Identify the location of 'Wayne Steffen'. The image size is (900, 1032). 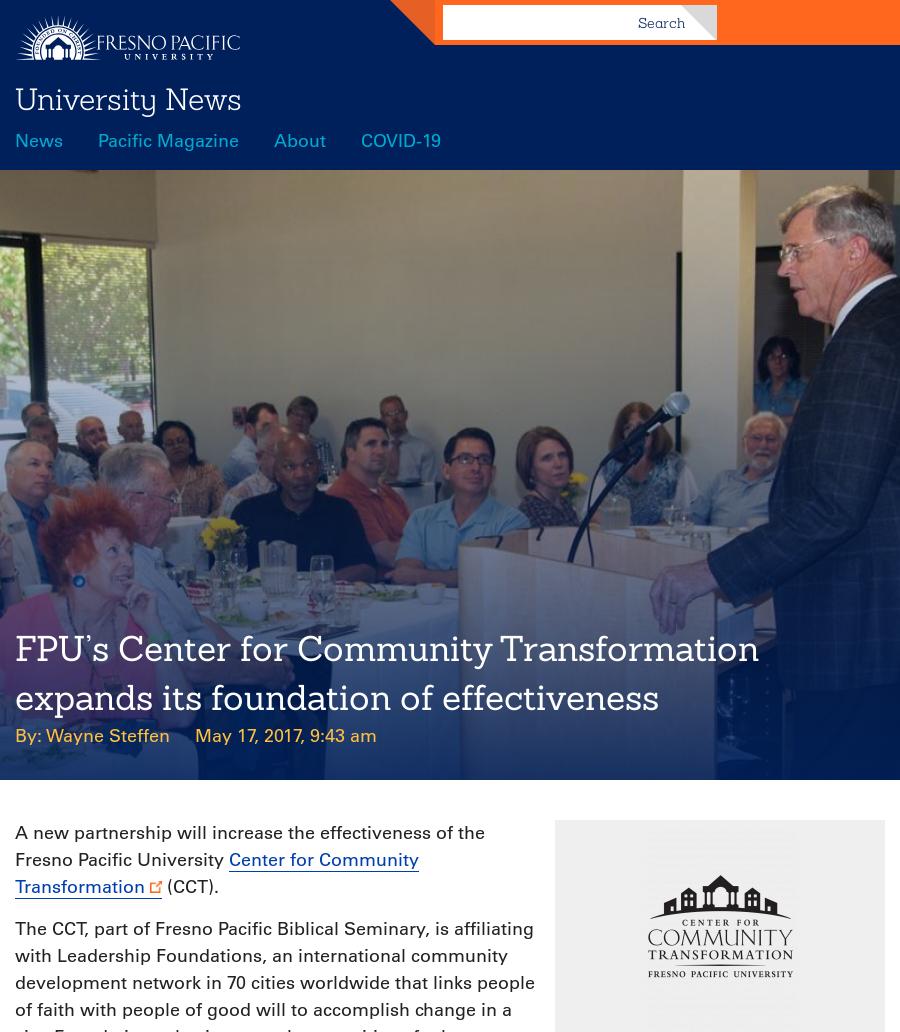
(44, 735).